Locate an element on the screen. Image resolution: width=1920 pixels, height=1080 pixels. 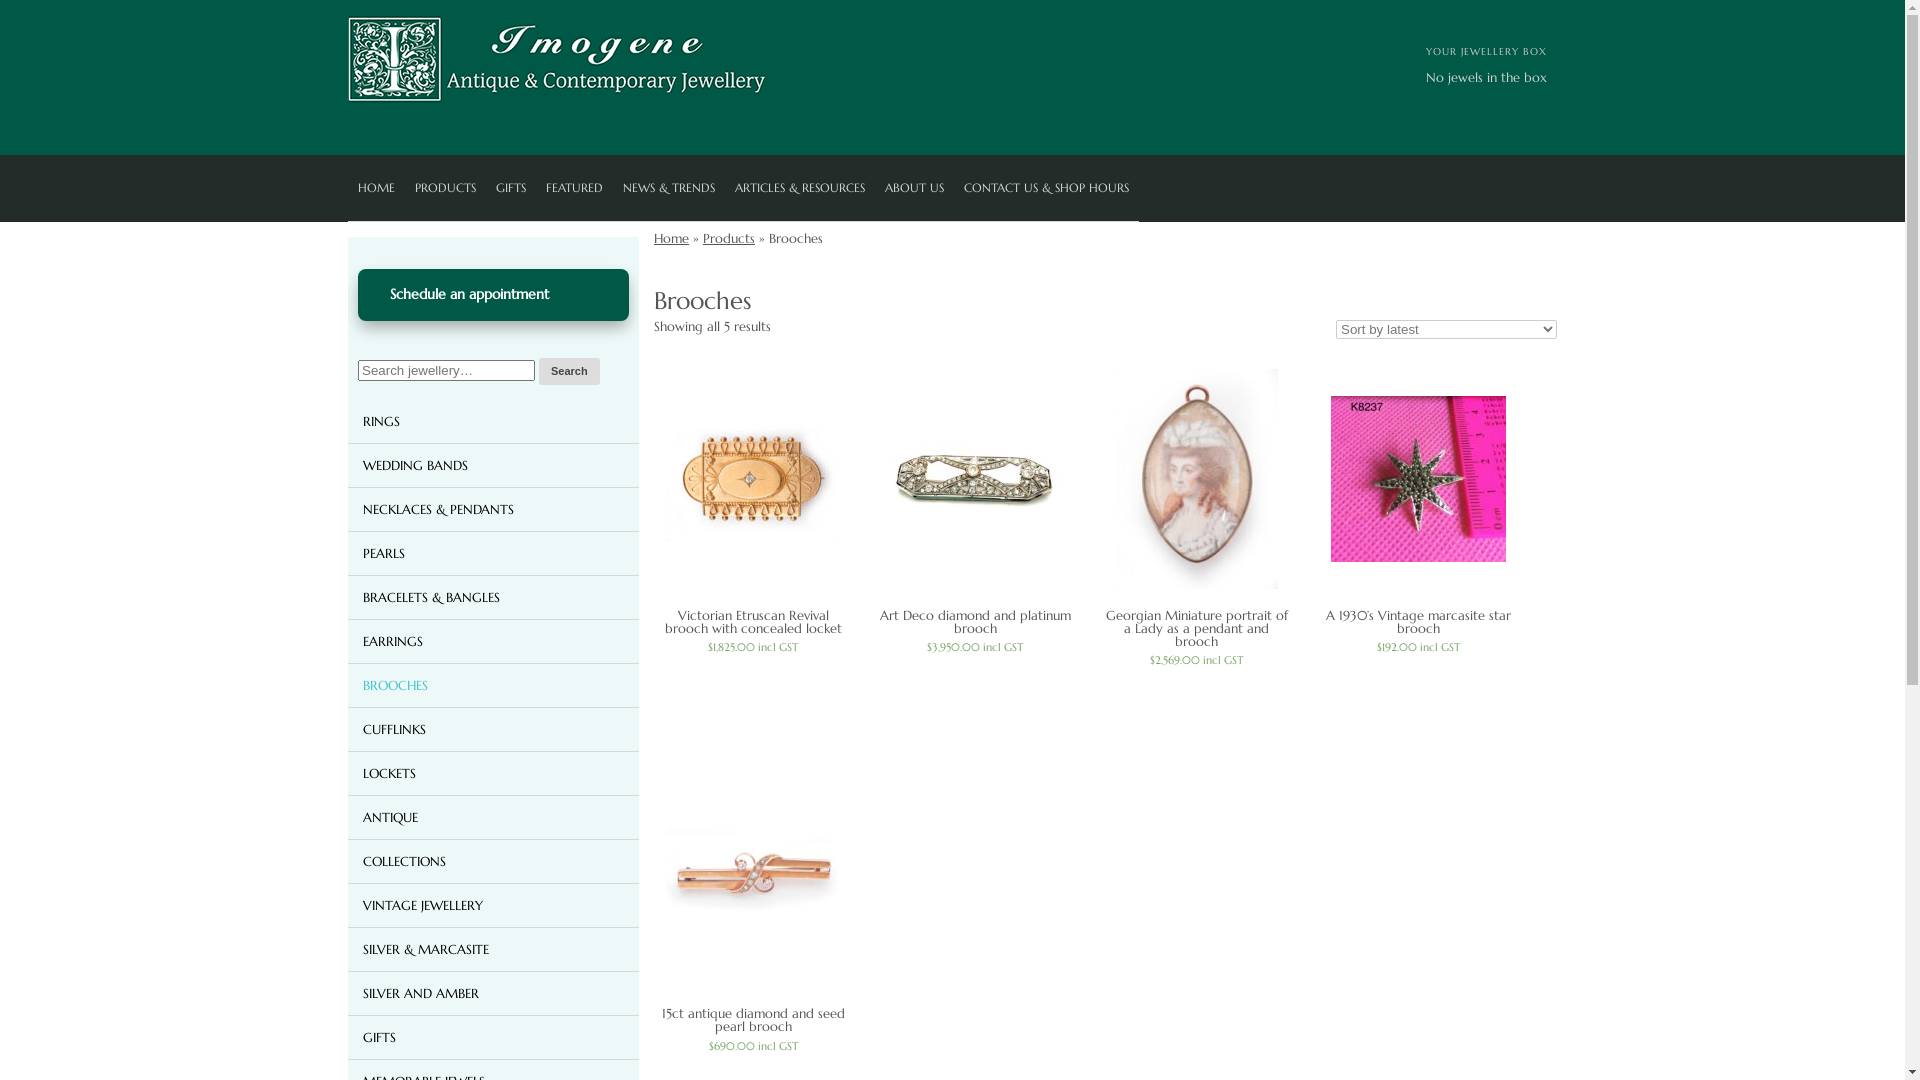
'SILVER AND AMBER' is located at coordinates (493, 992).